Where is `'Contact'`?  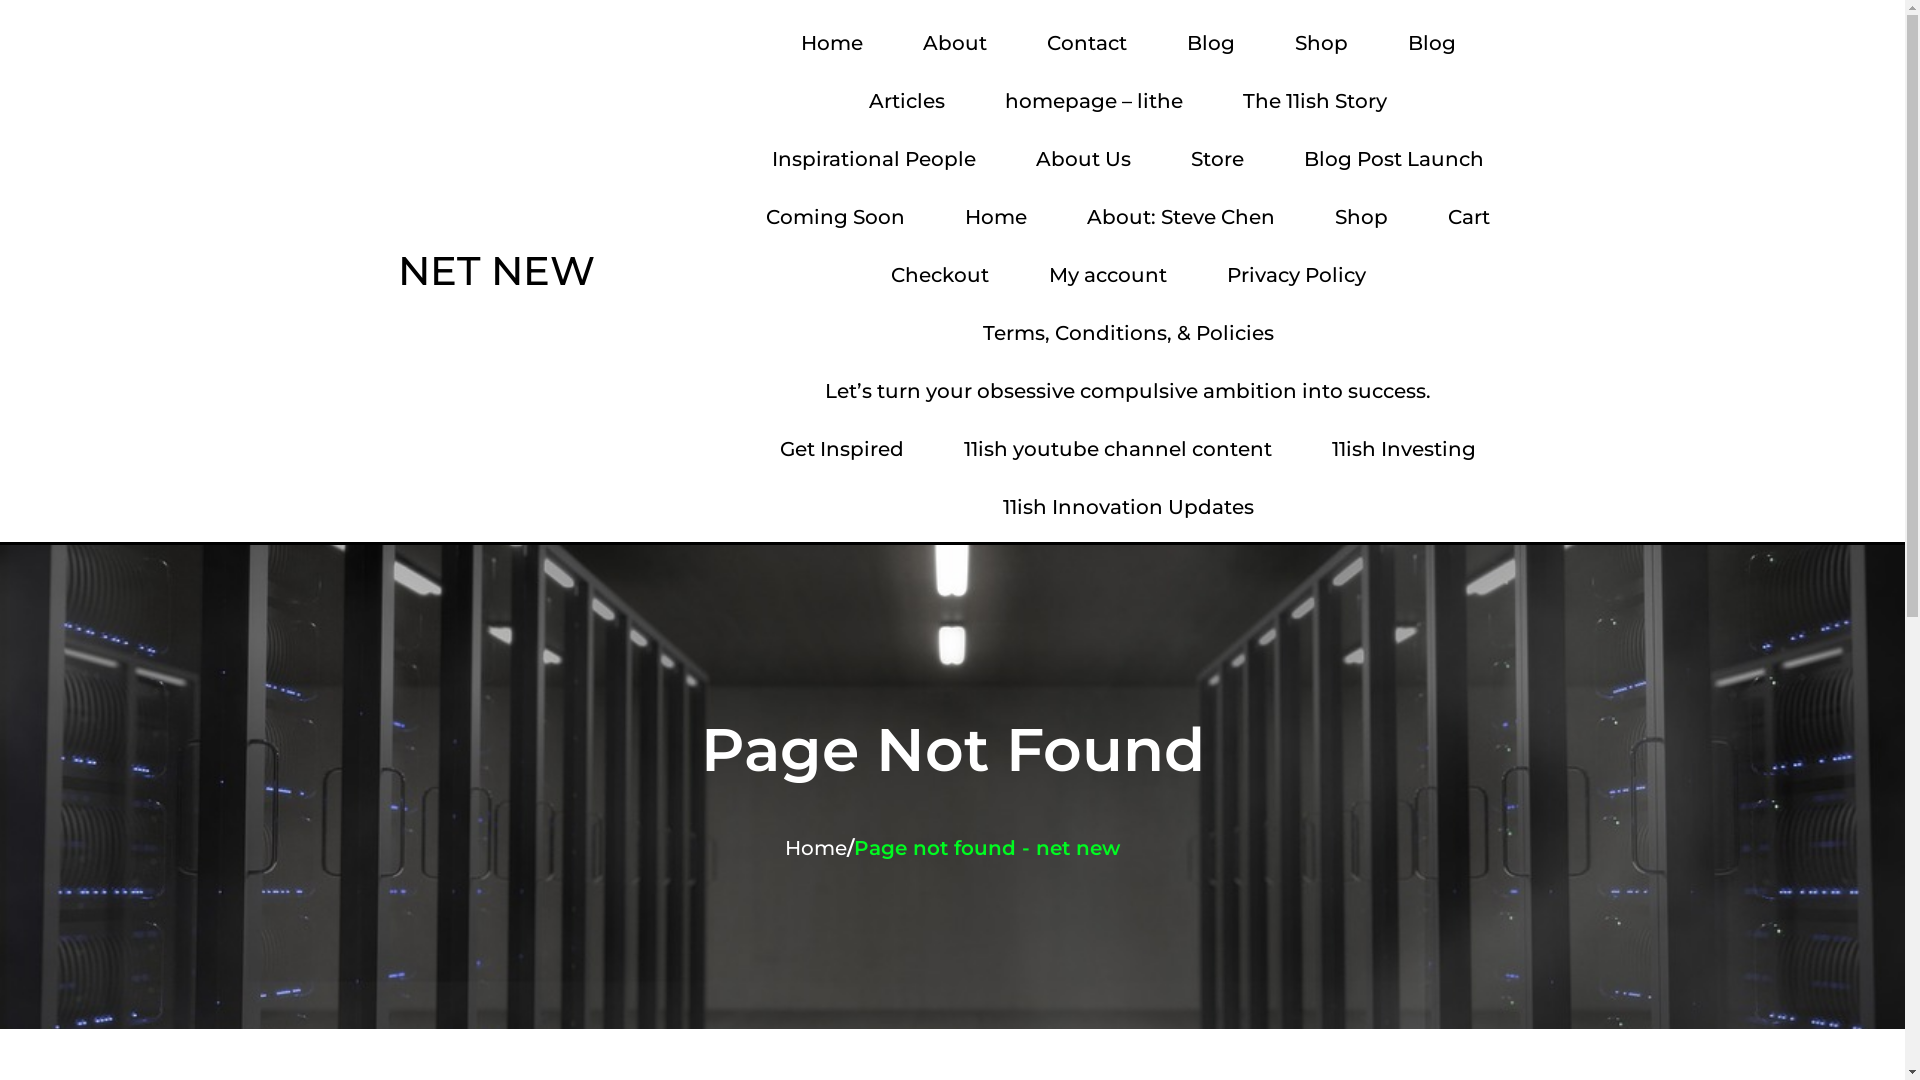
'Contact' is located at coordinates (1022, 42).